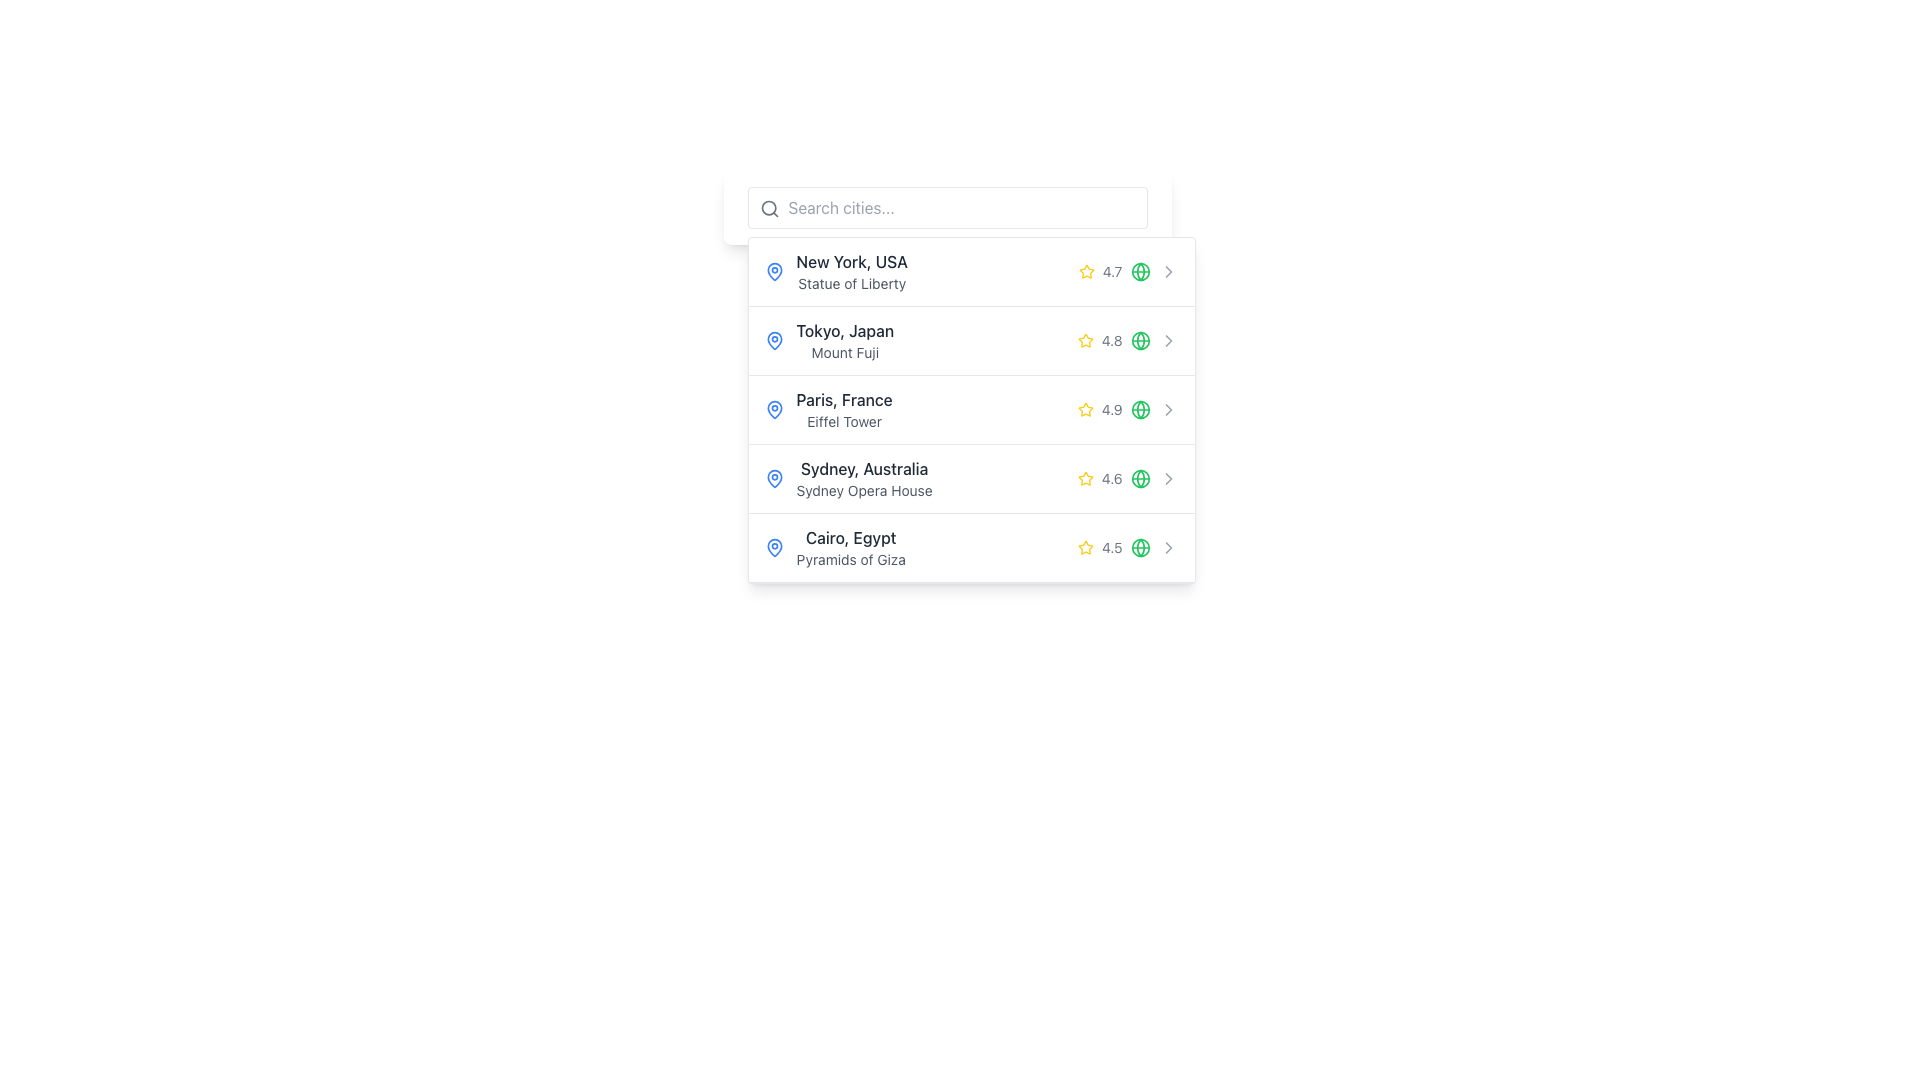 The height and width of the screenshot is (1080, 1920). Describe the element at coordinates (773, 478) in the screenshot. I see `the geographic location icon indicating the Sydney Opera House entry, which is located to the left of the text 'Sydney, Australia' in the fourth list entry` at that location.